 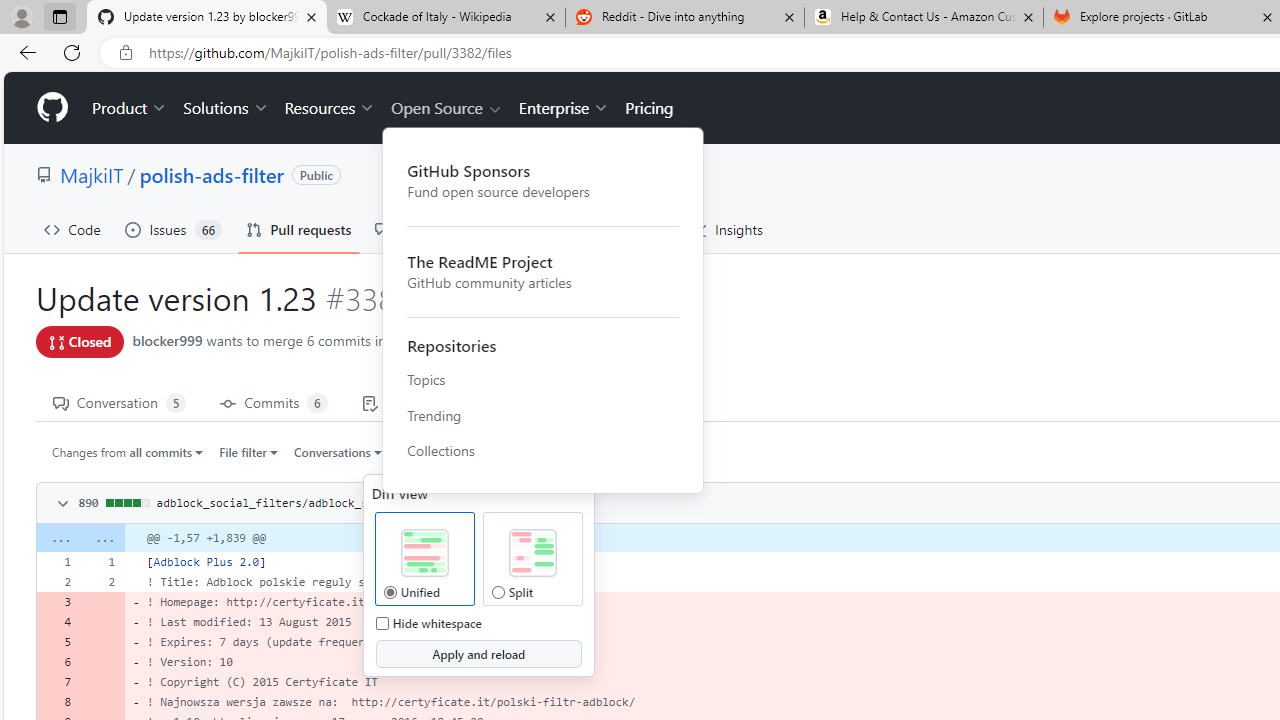 What do you see at coordinates (60, 503) in the screenshot?
I see `'Toggle diff contents'` at bounding box center [60, 503].